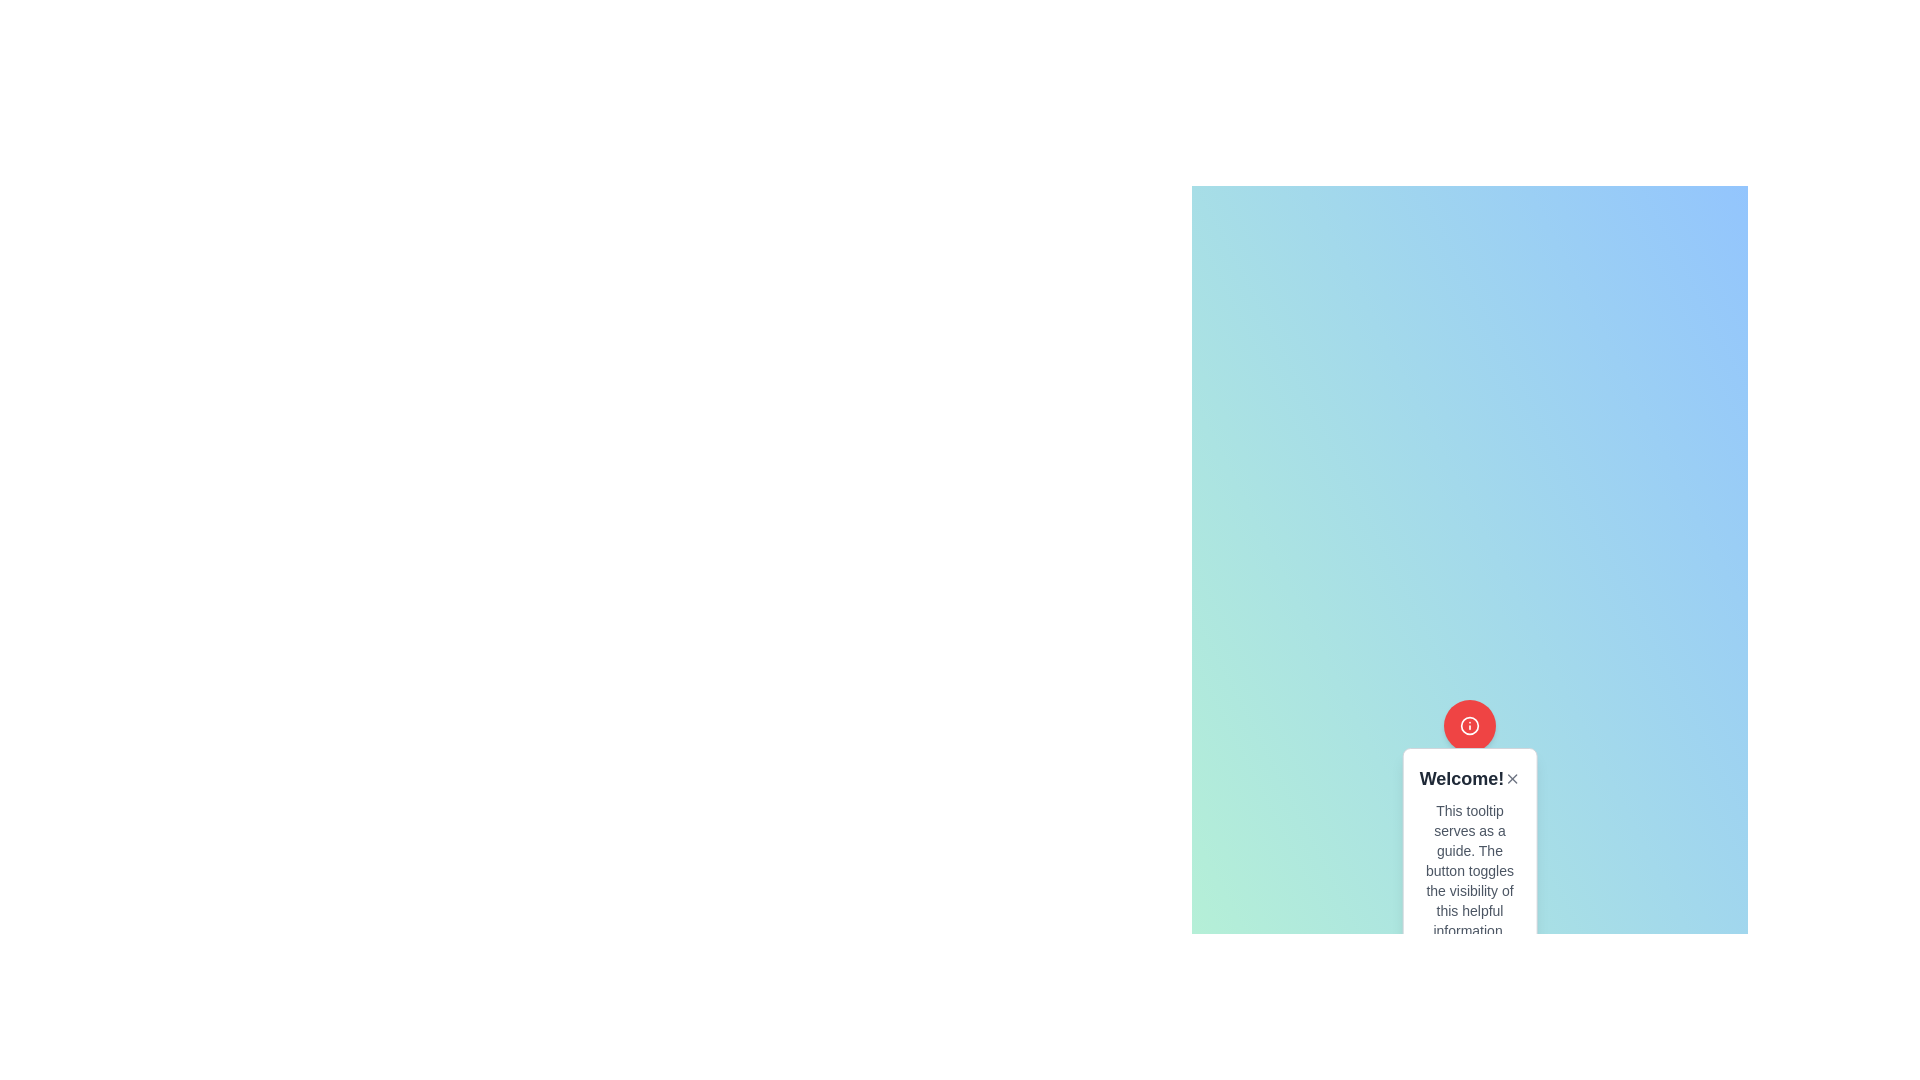 This screenshot has height=1080, width=1920. Describe the element at coordinates (1469, 782) in the screenshot. I see `the 'Welcome!' text component which is bold and large, located at the top of the tooltip box, with an adjacent close icon on the right` at that location.